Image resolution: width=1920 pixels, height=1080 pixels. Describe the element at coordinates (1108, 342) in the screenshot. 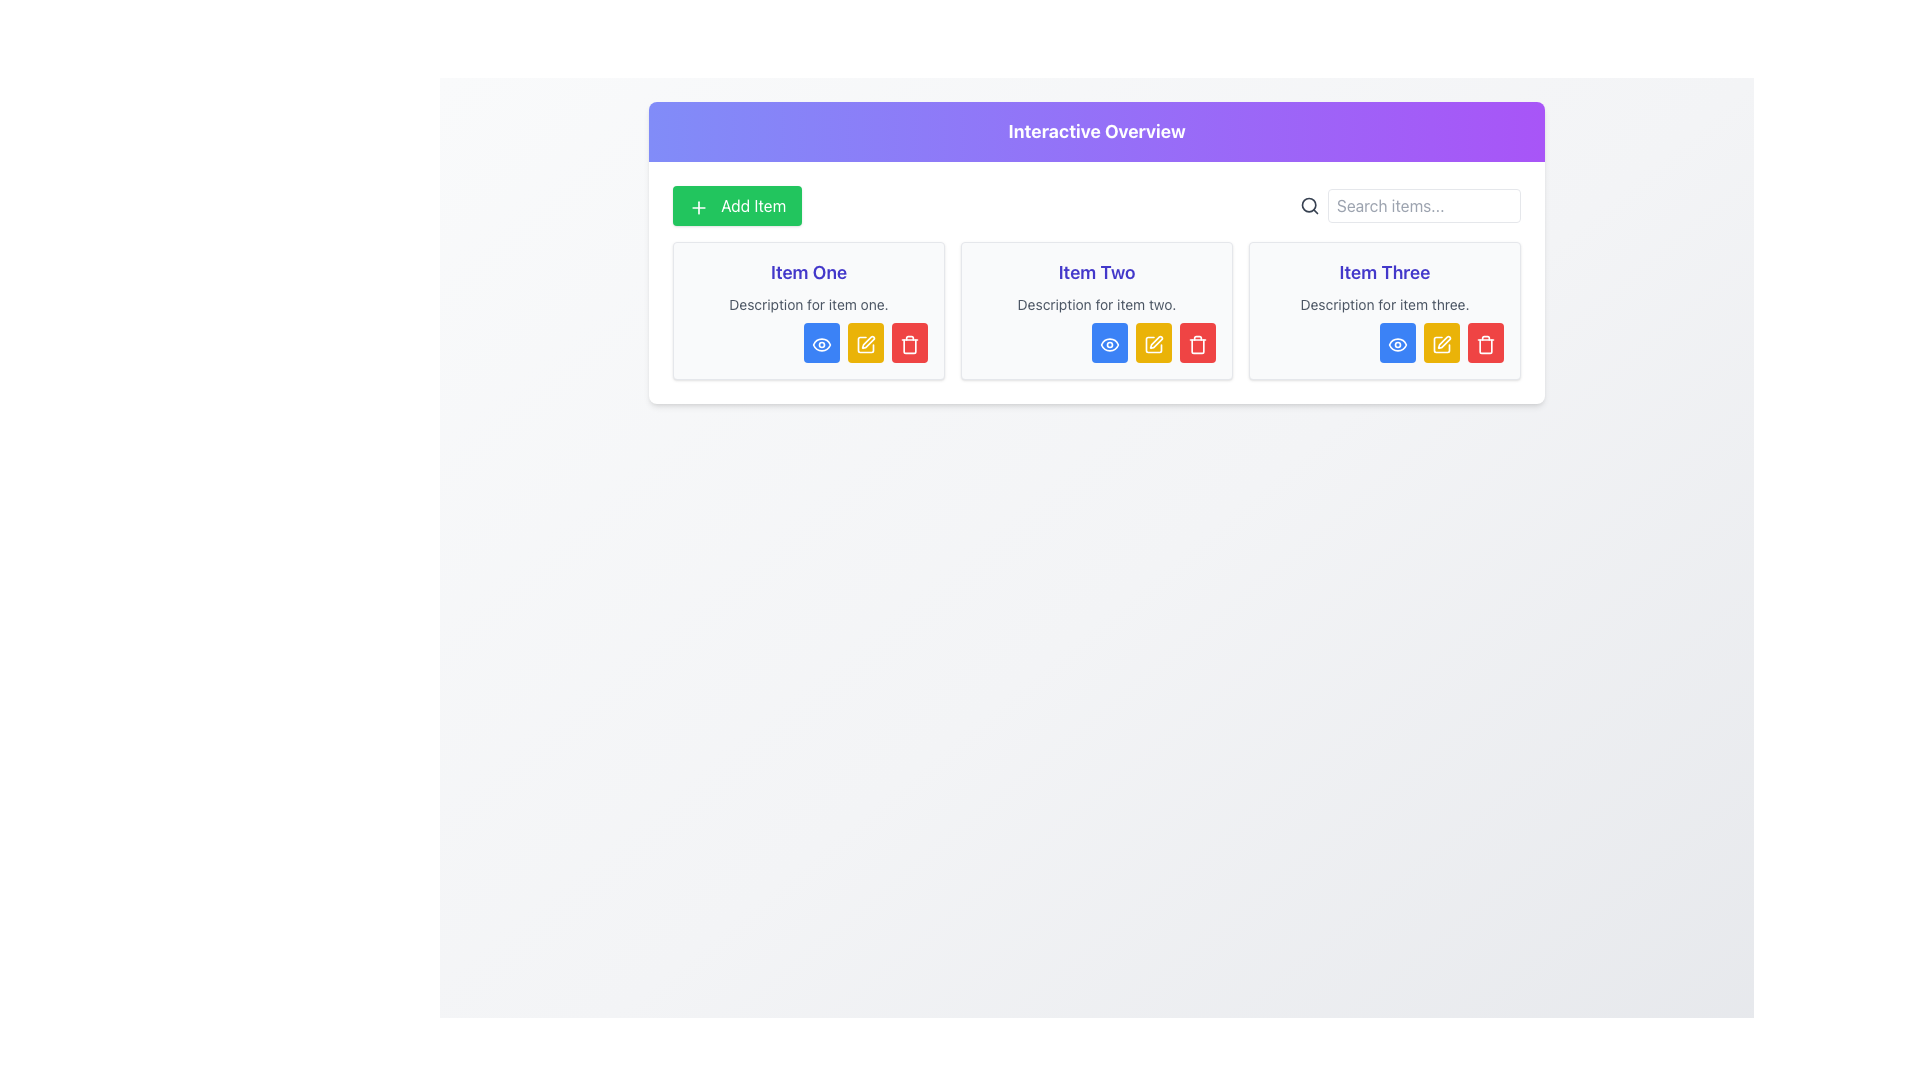

I see `the eye icon button located below the 'Item Two' section` at that location.